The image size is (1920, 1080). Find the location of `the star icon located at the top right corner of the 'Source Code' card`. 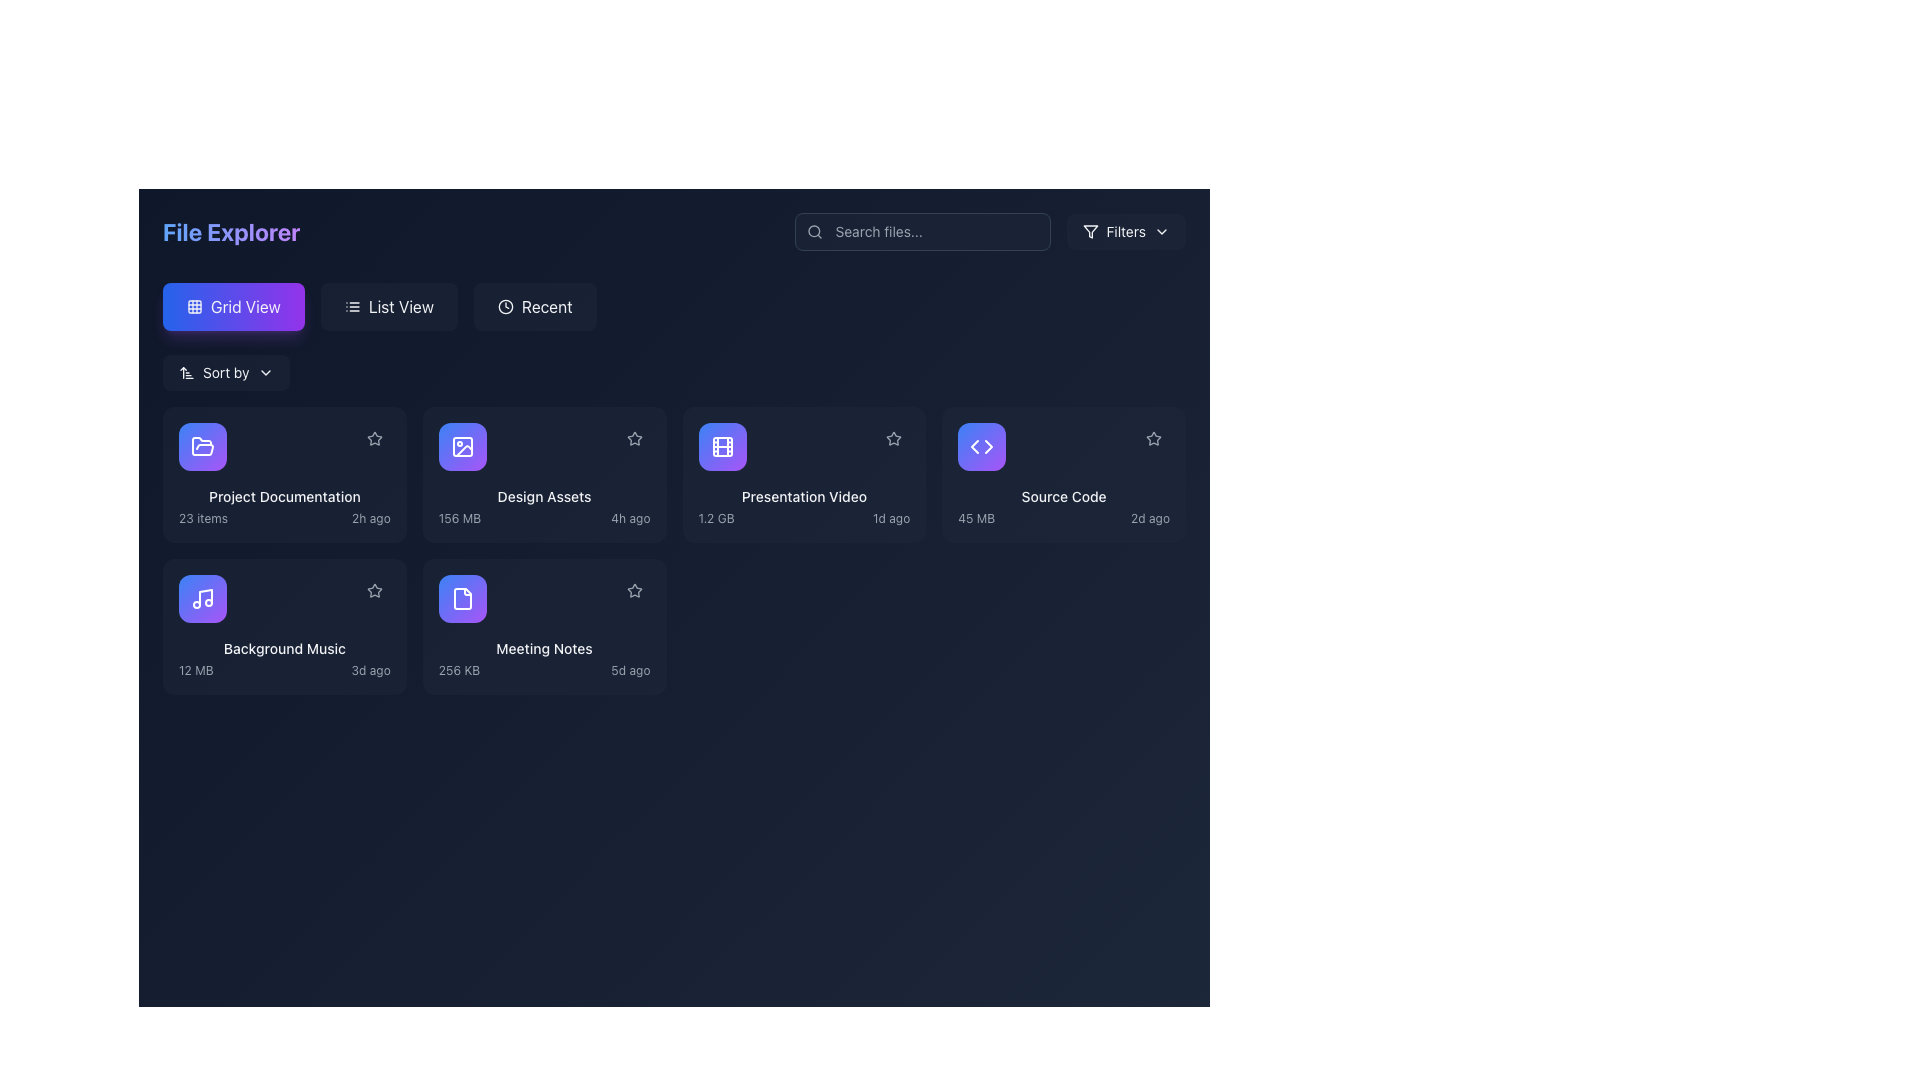

the star icon located at the top right corner of the 'Source Code' card is located at coordinates (1153, 438).